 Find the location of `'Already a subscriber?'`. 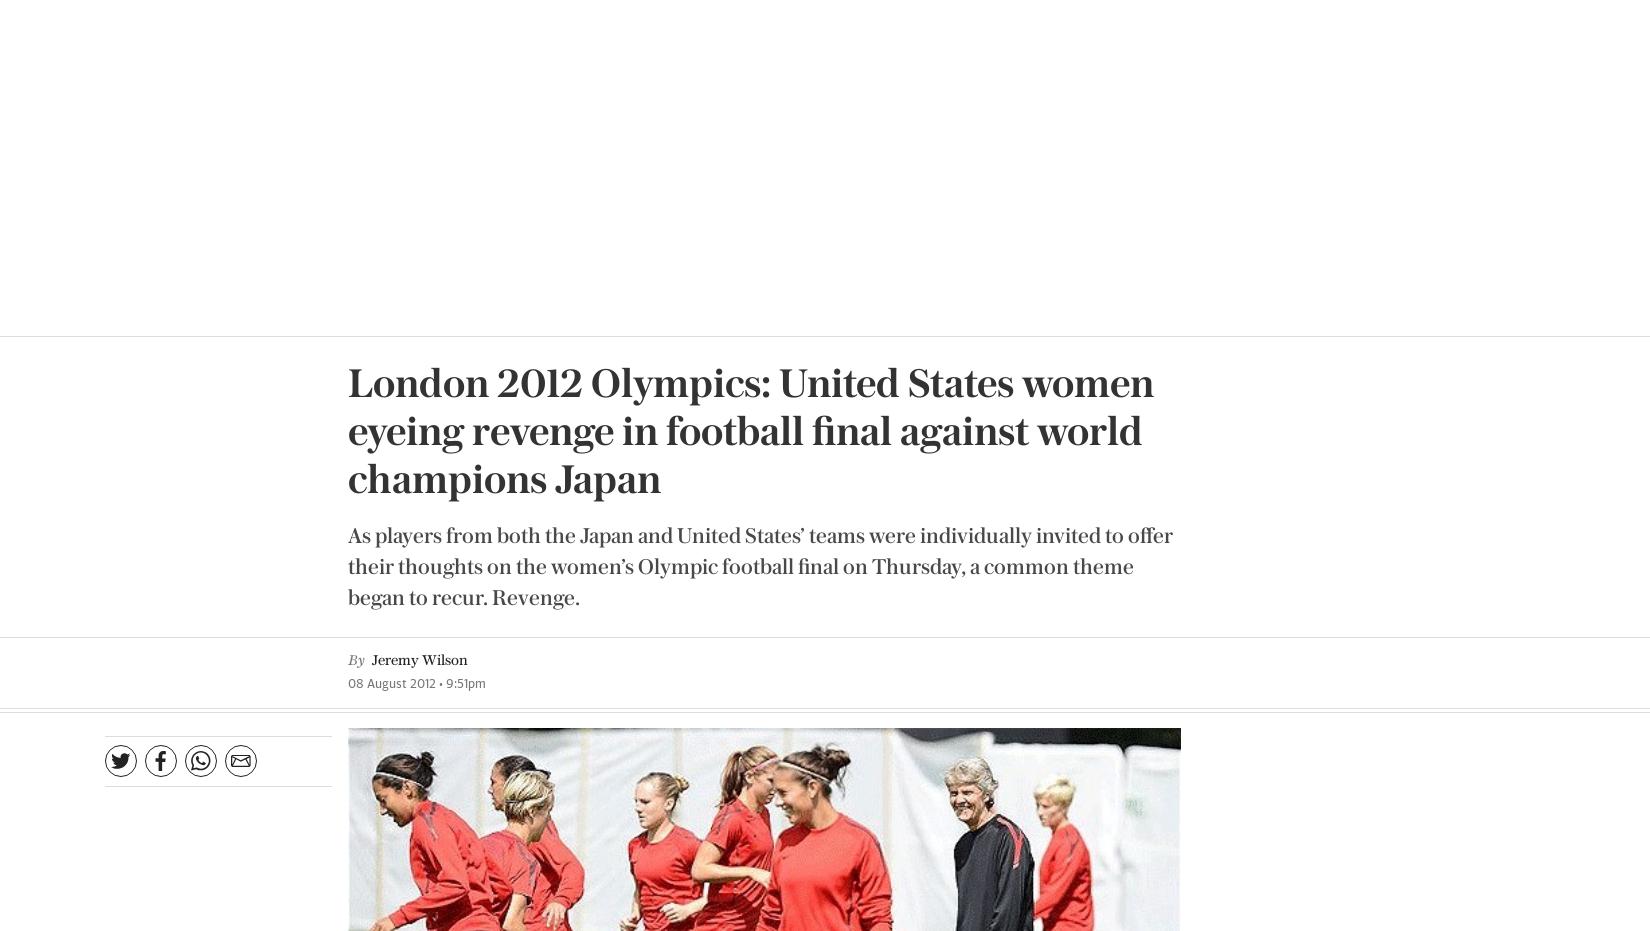

'Already a subscriber?' is located at coordinates (800, 904).